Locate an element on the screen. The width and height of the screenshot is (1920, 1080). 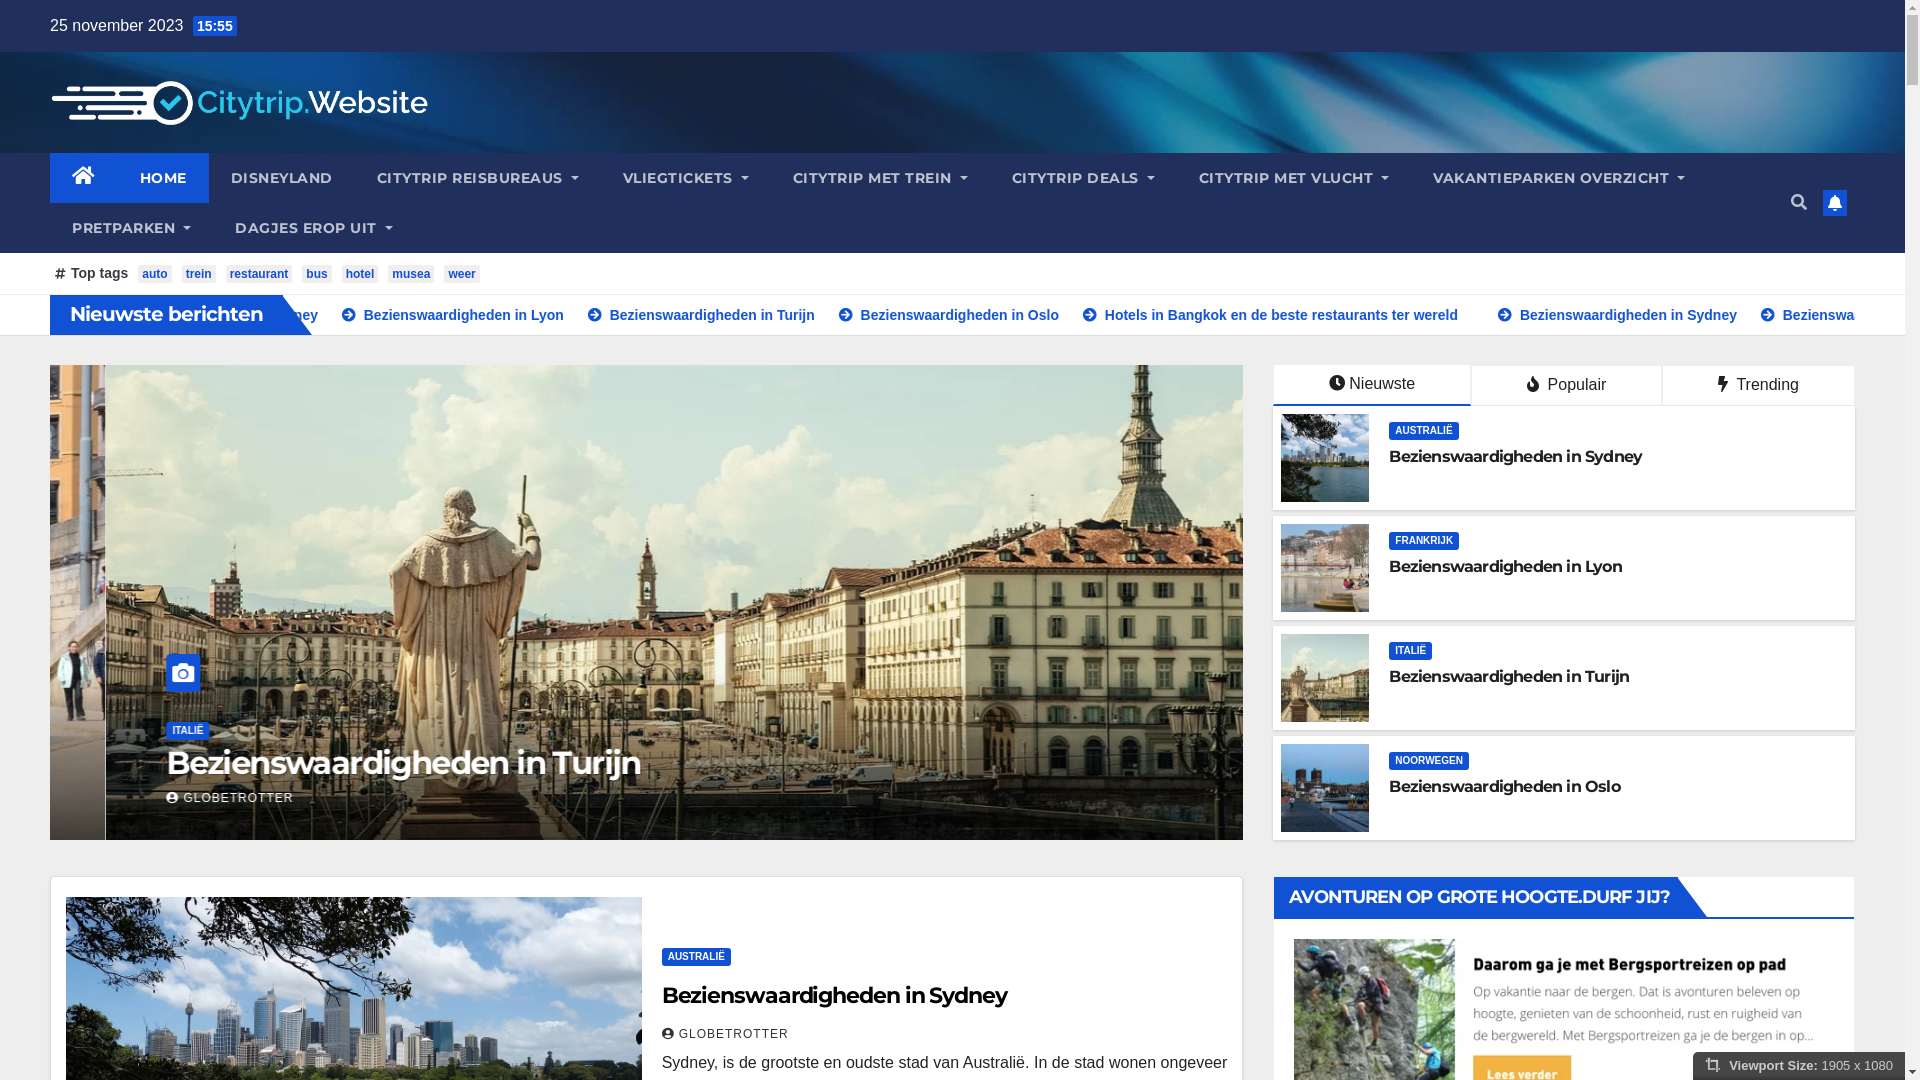
'HOME' is located at coordinates (163, 176).